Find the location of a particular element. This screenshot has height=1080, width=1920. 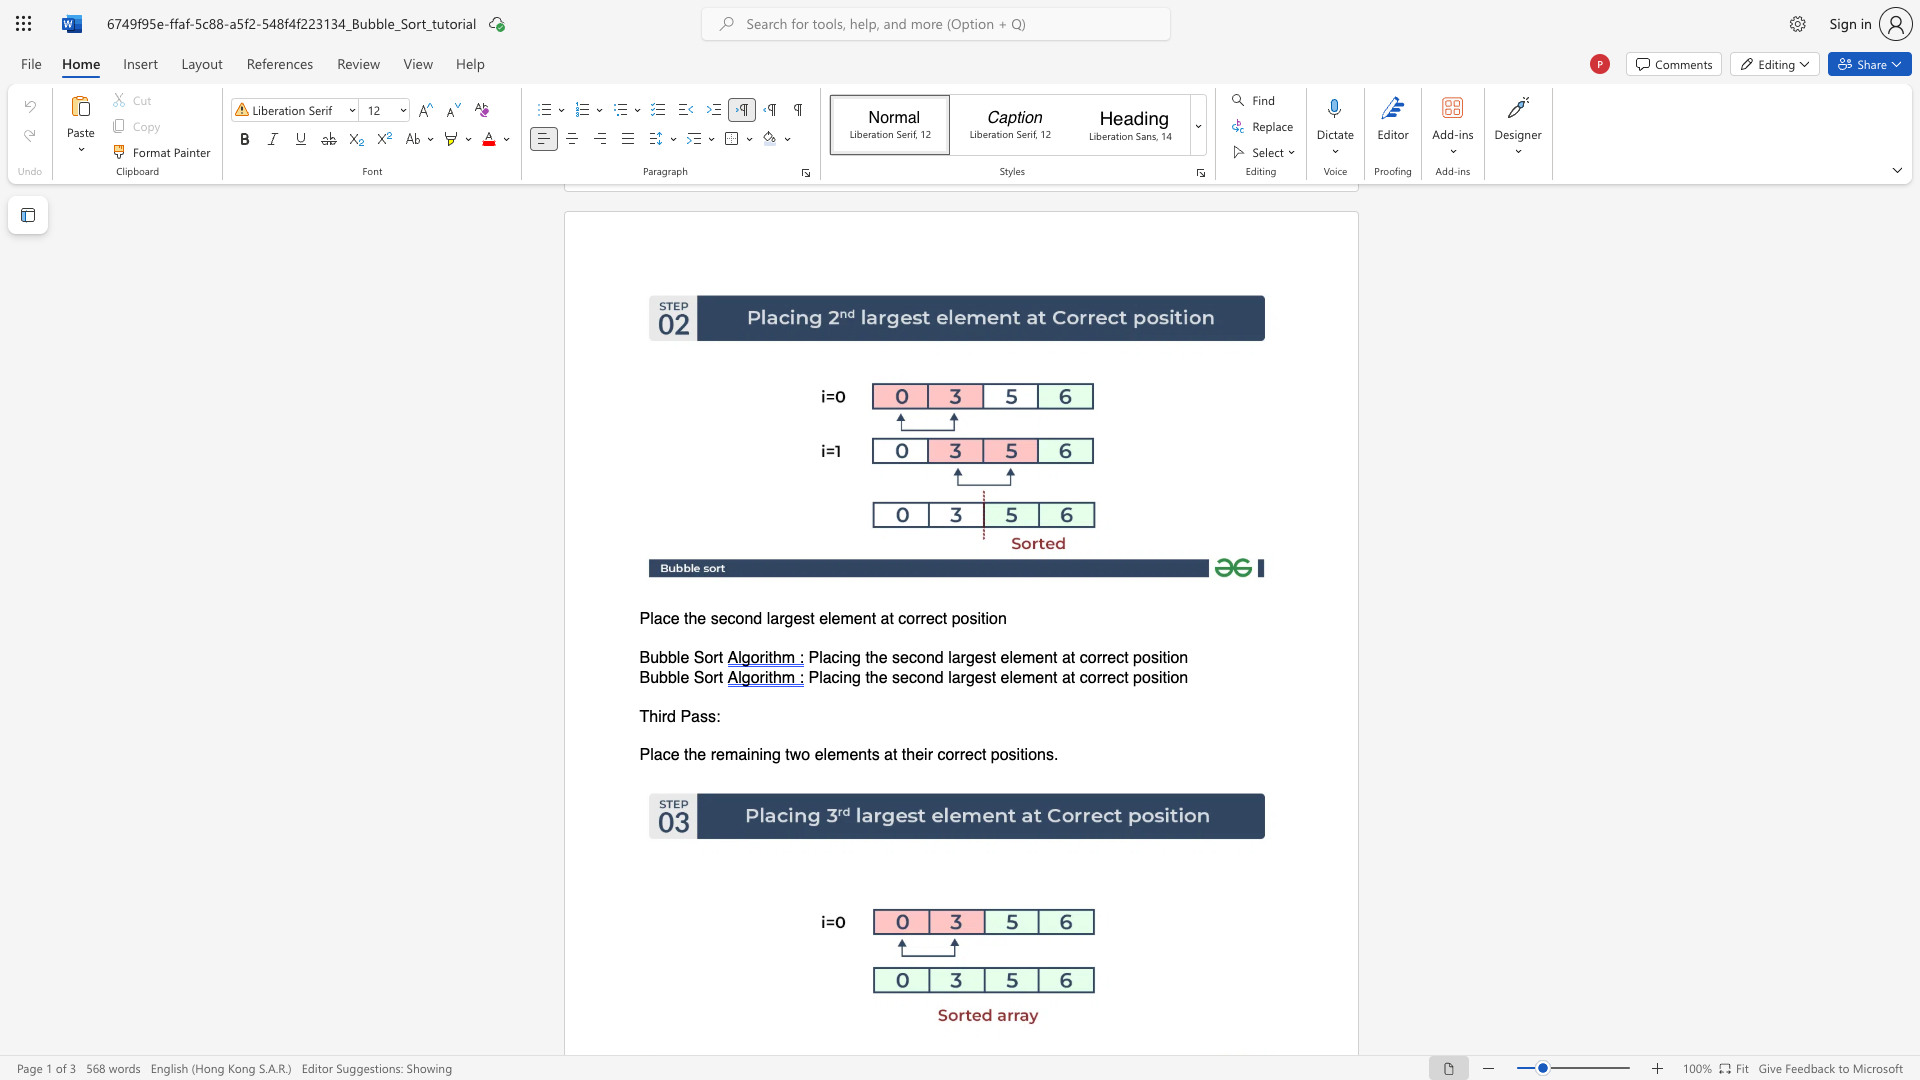

the 1th character "B" in the text is located at coordinates (644, 658).